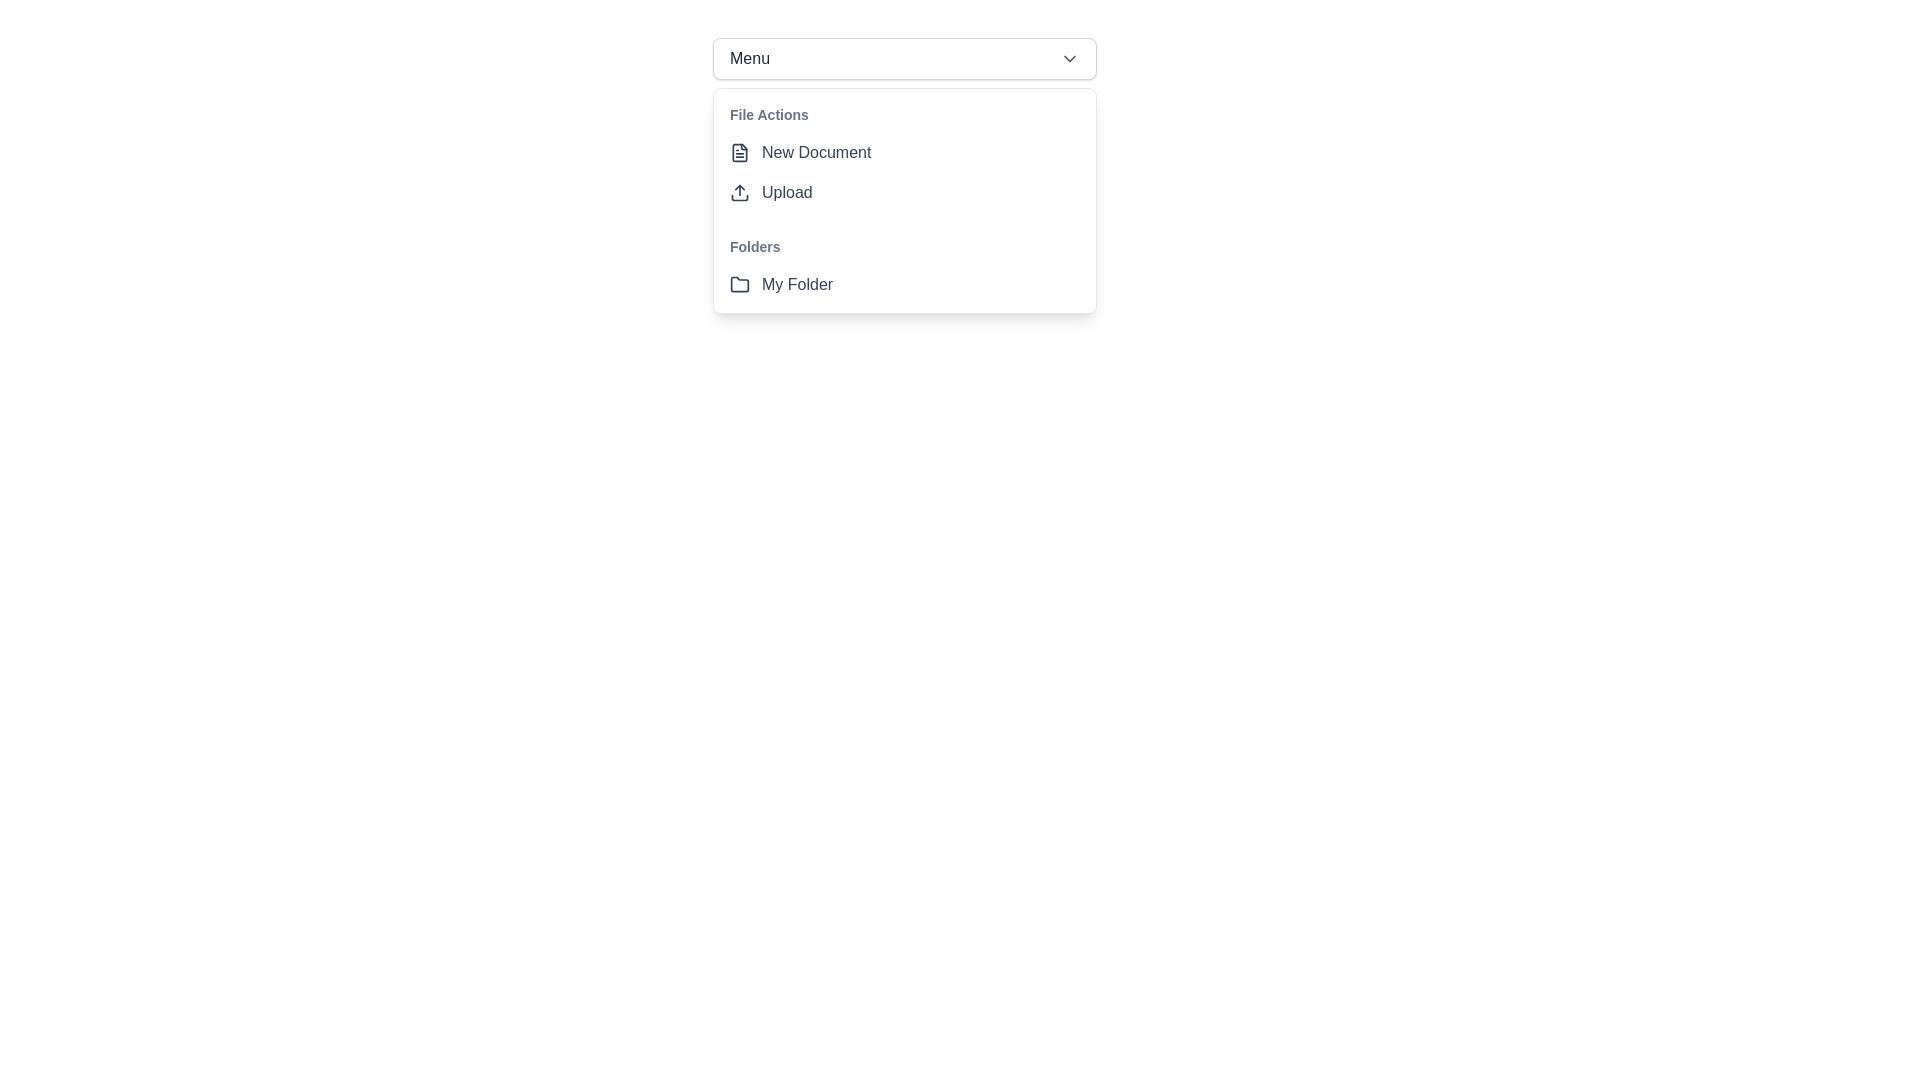 The height and width of the screenshot is (1080, 1920). Describe the element at coordinates (738, 152) in the screenshot. I see `the 'New Document' icon located at the top-left section of the dropdown panel under the 'File Actions' heading` at that location.